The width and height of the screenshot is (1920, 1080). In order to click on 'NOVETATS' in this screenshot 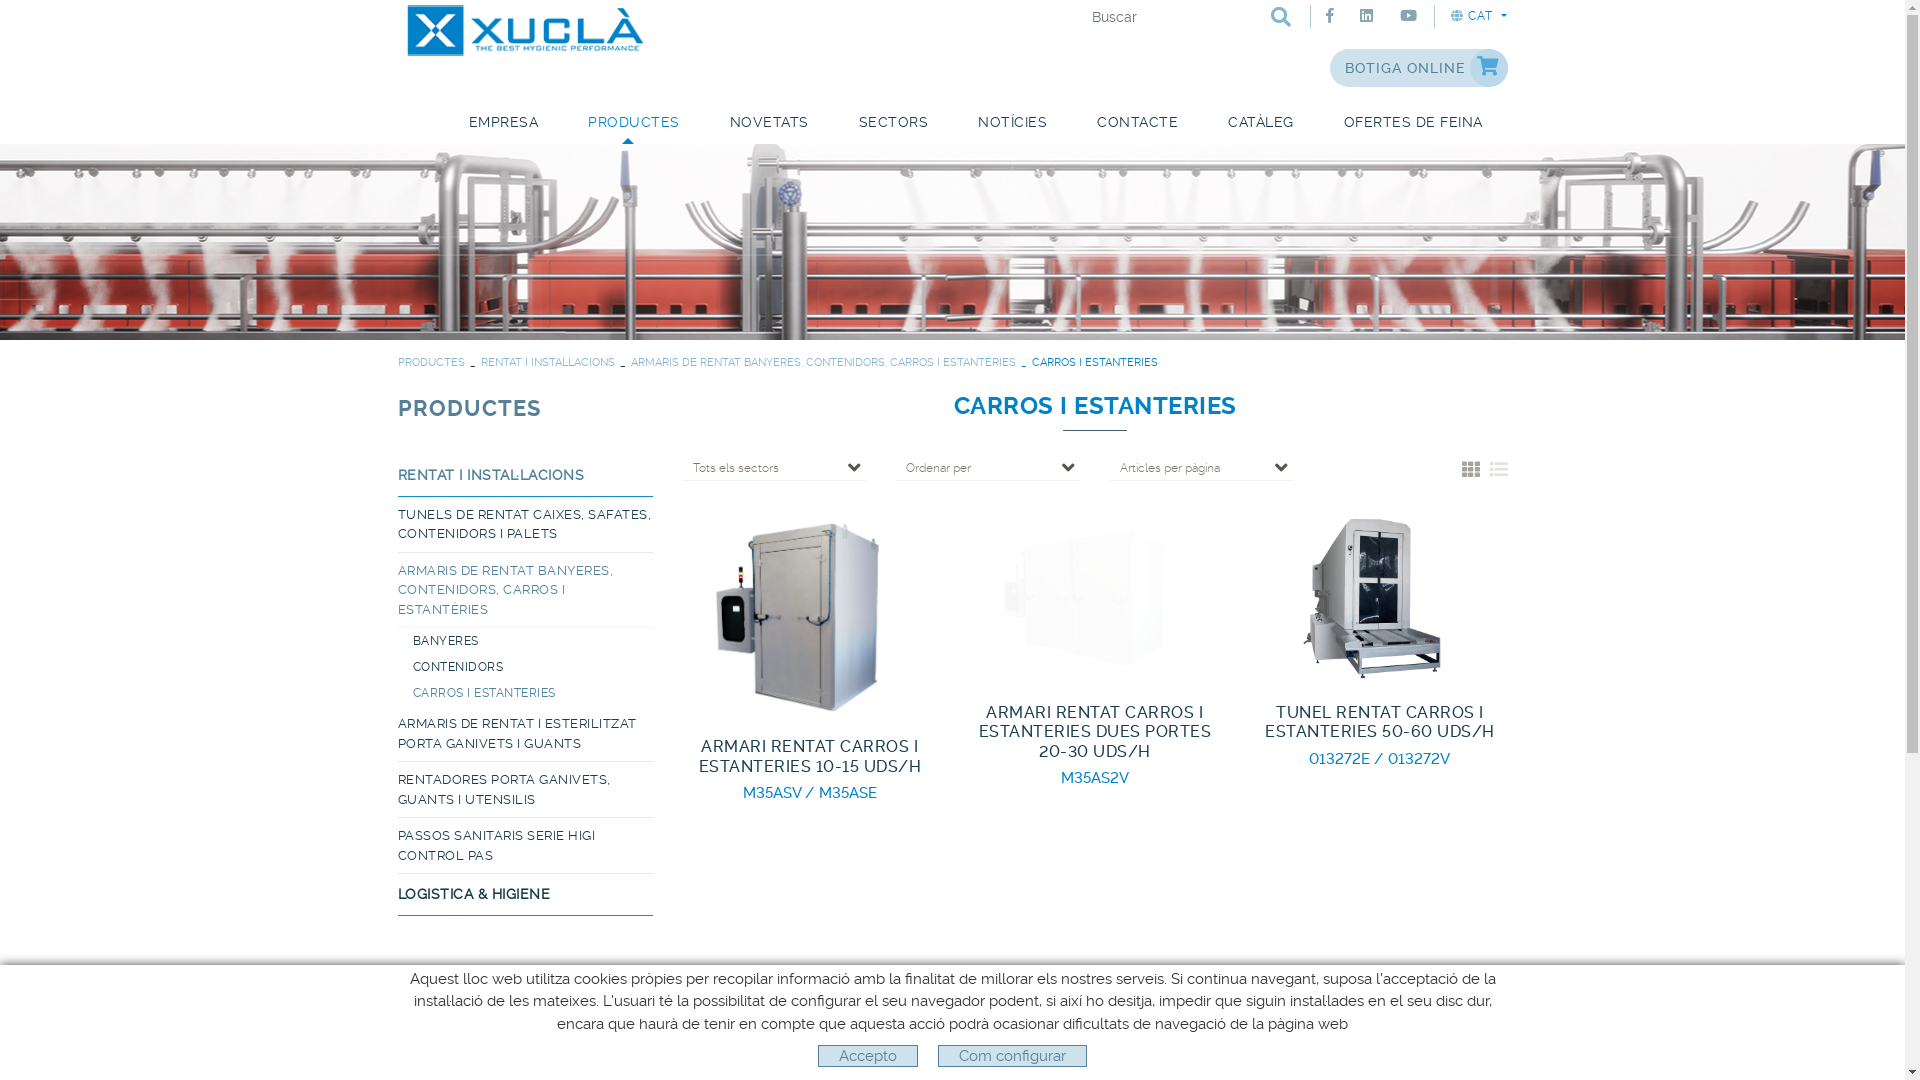, I will do `click(767, 123)`.